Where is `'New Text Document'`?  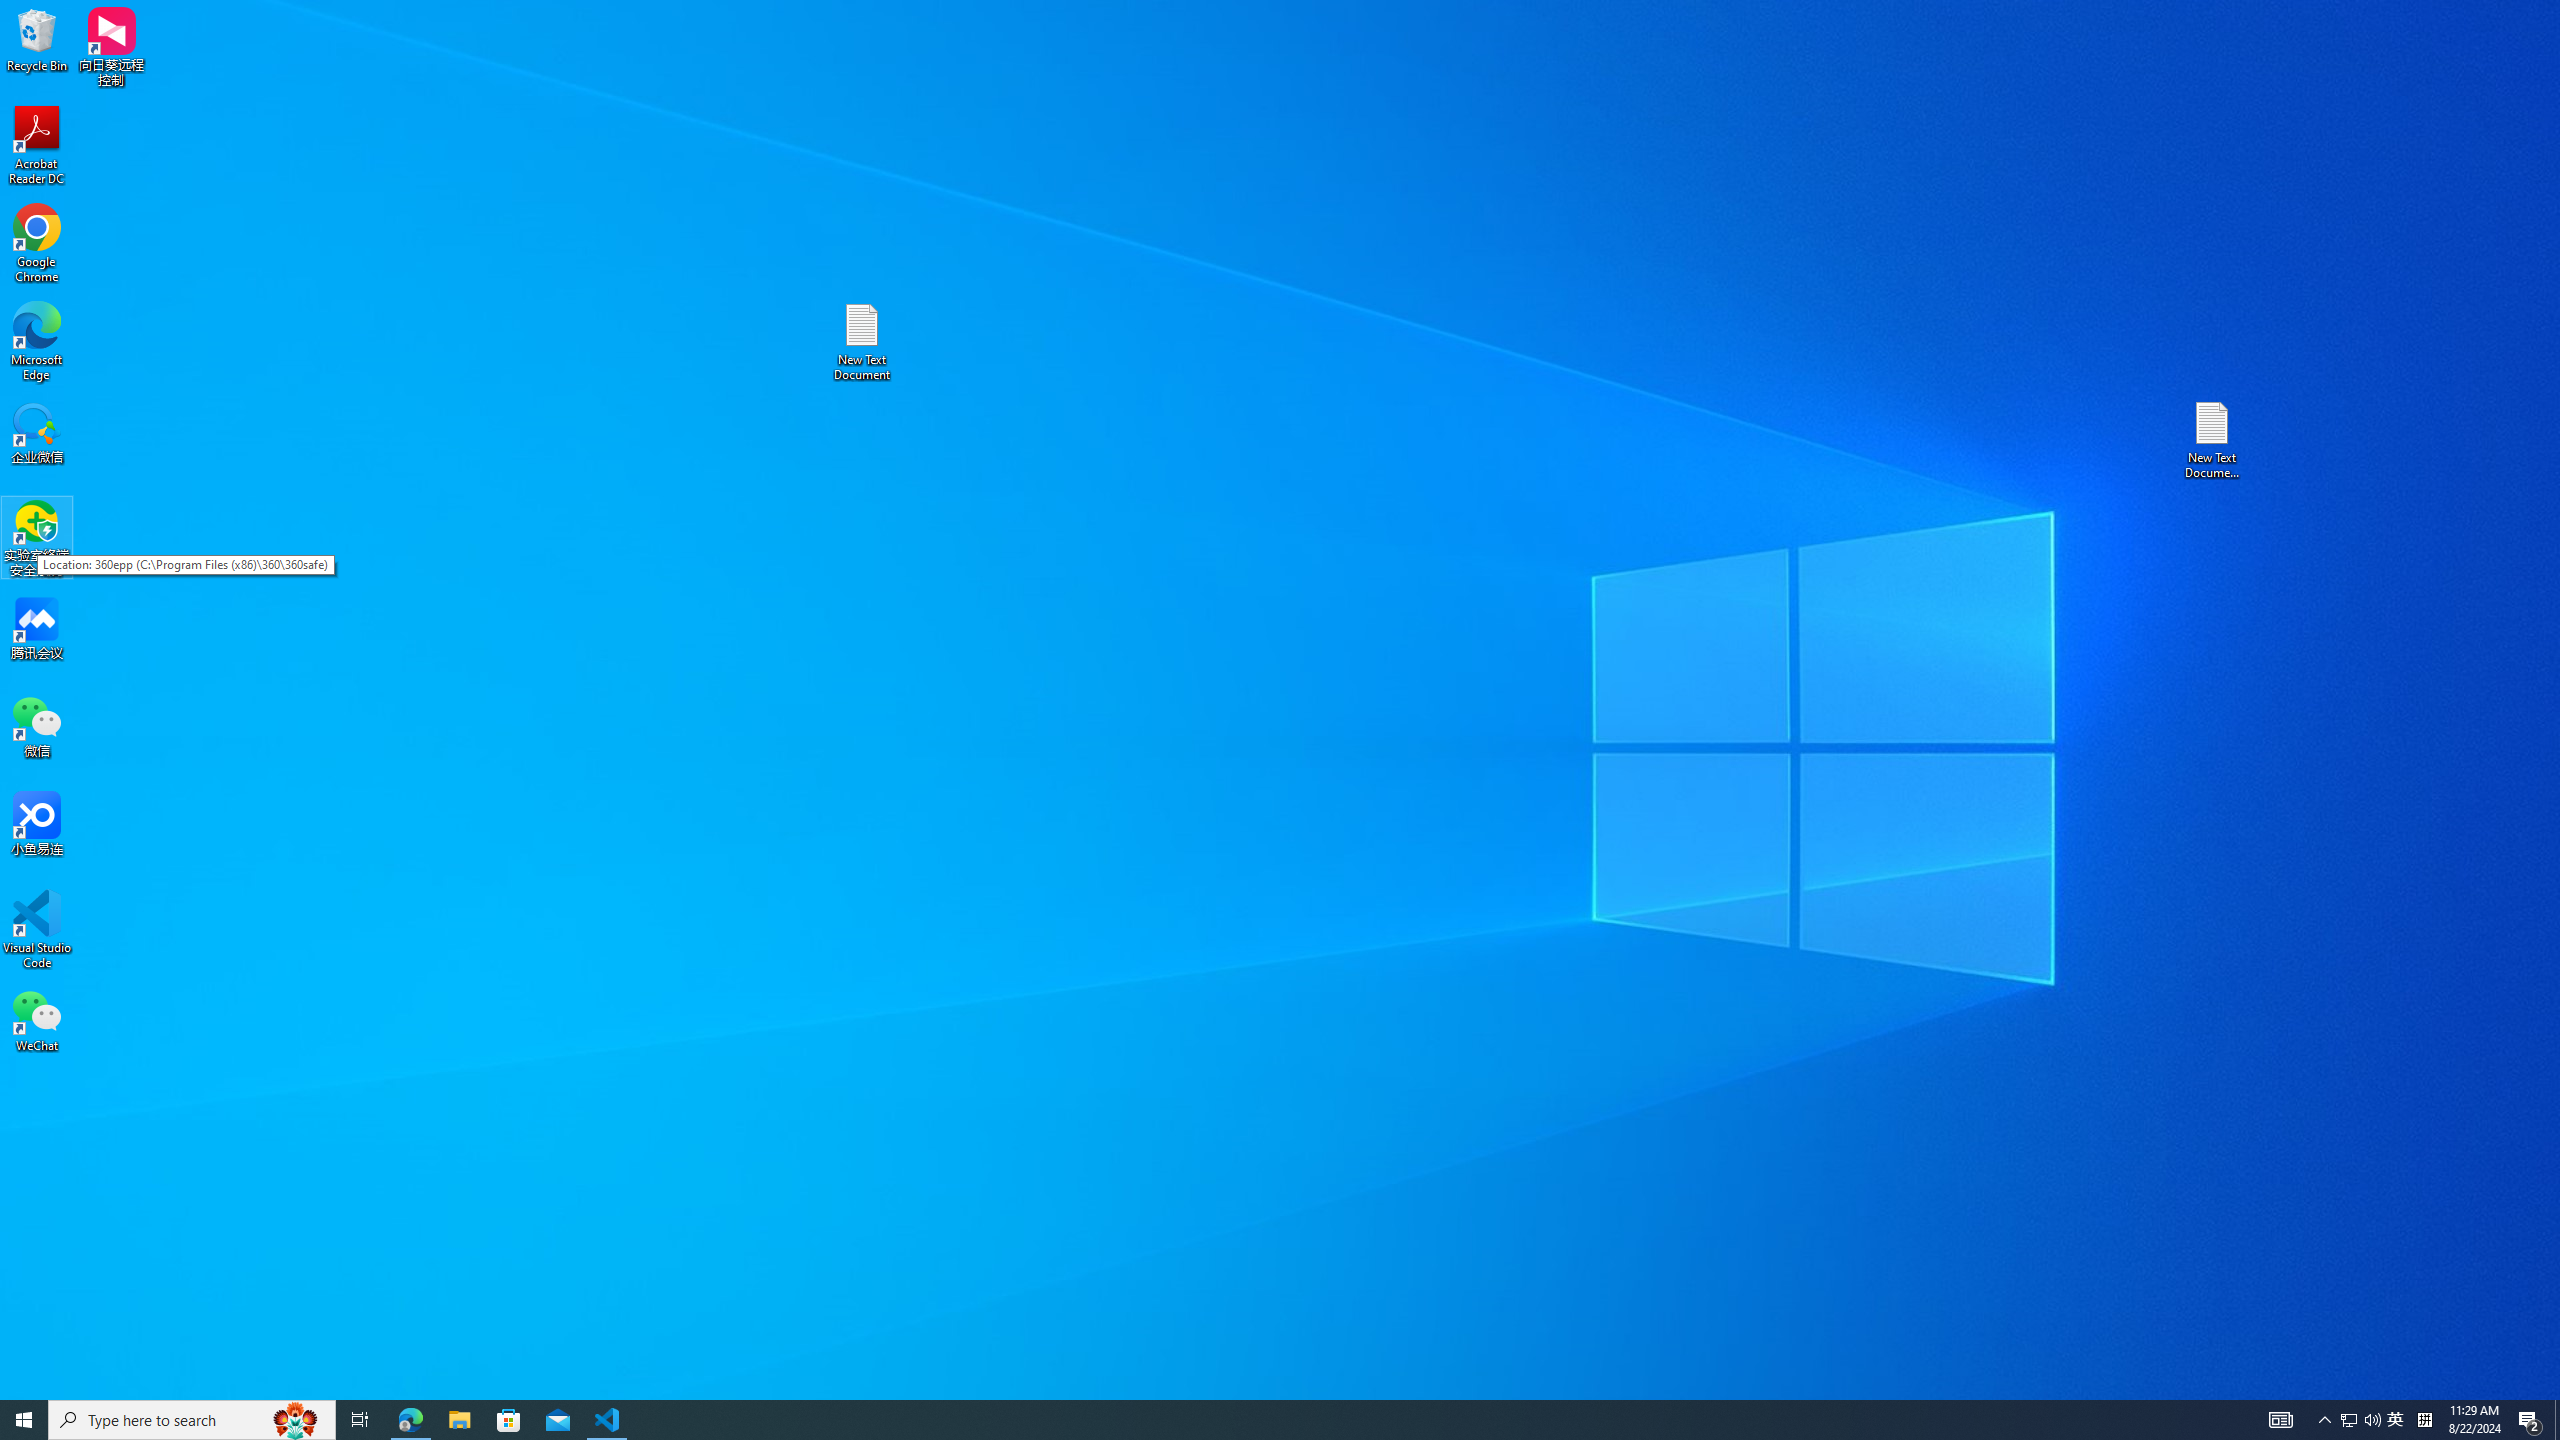 'New Text Document' is located at coordinates (860, 341).